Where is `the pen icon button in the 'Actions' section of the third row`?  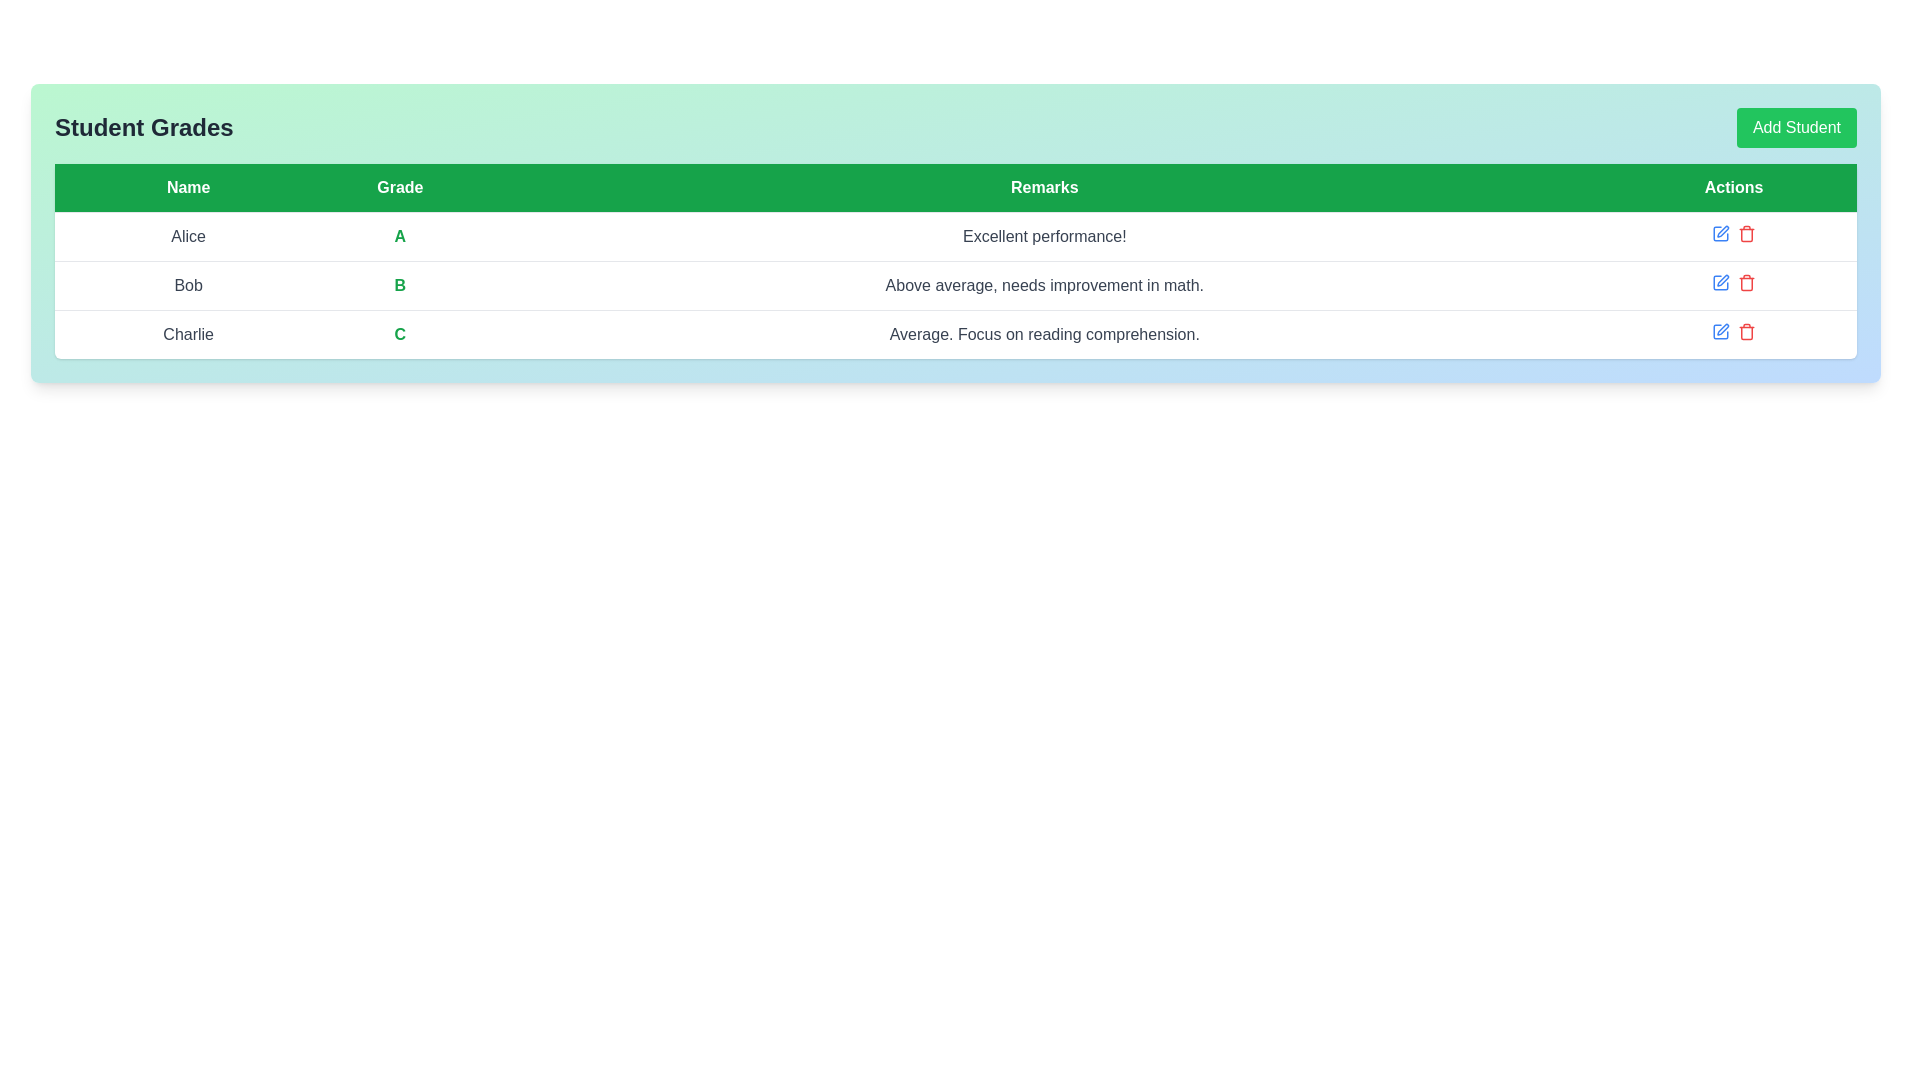
the pen icon button in the 'Actions' section of the third row is located at coordinates (1722, 280).